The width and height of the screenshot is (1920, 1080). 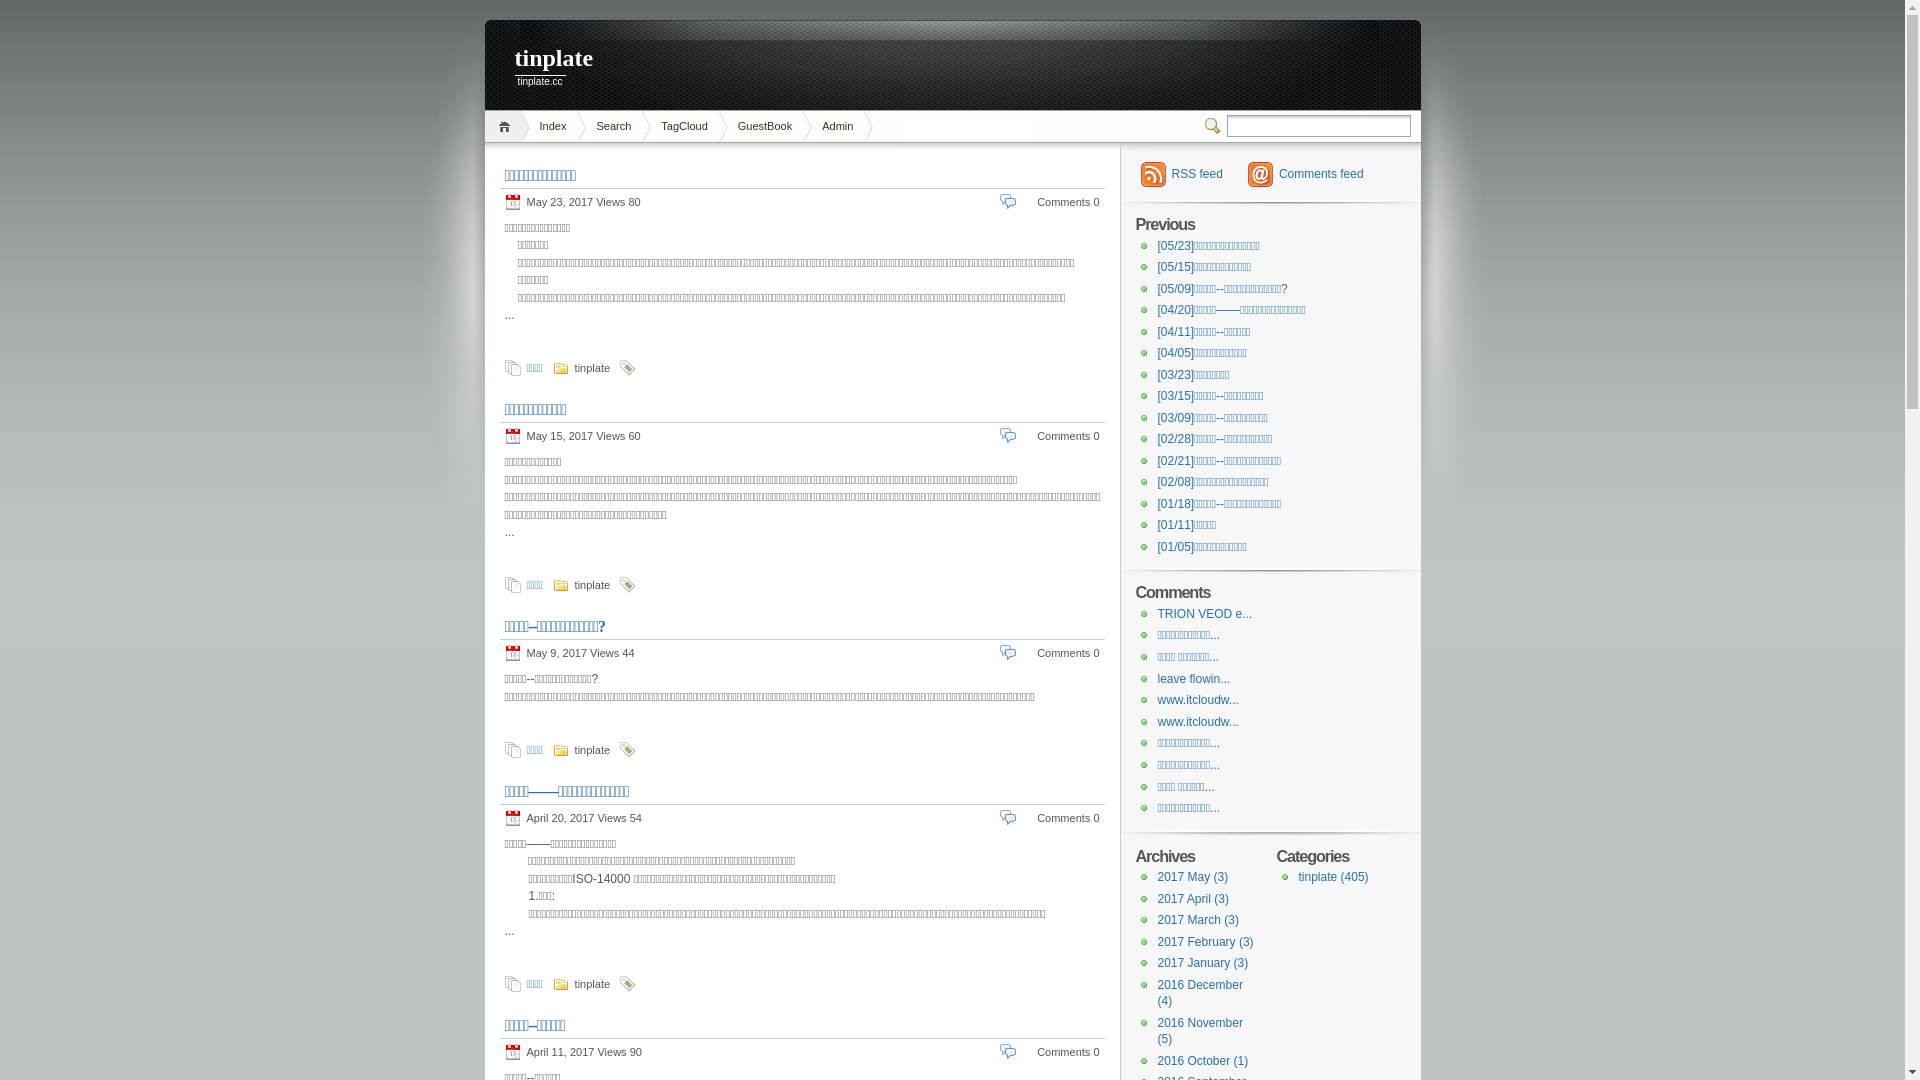 What do you see at coordinates (1204, 941) in the screenshot?
I see `'2017 February (3)'` at bounding box center [1204, 941].